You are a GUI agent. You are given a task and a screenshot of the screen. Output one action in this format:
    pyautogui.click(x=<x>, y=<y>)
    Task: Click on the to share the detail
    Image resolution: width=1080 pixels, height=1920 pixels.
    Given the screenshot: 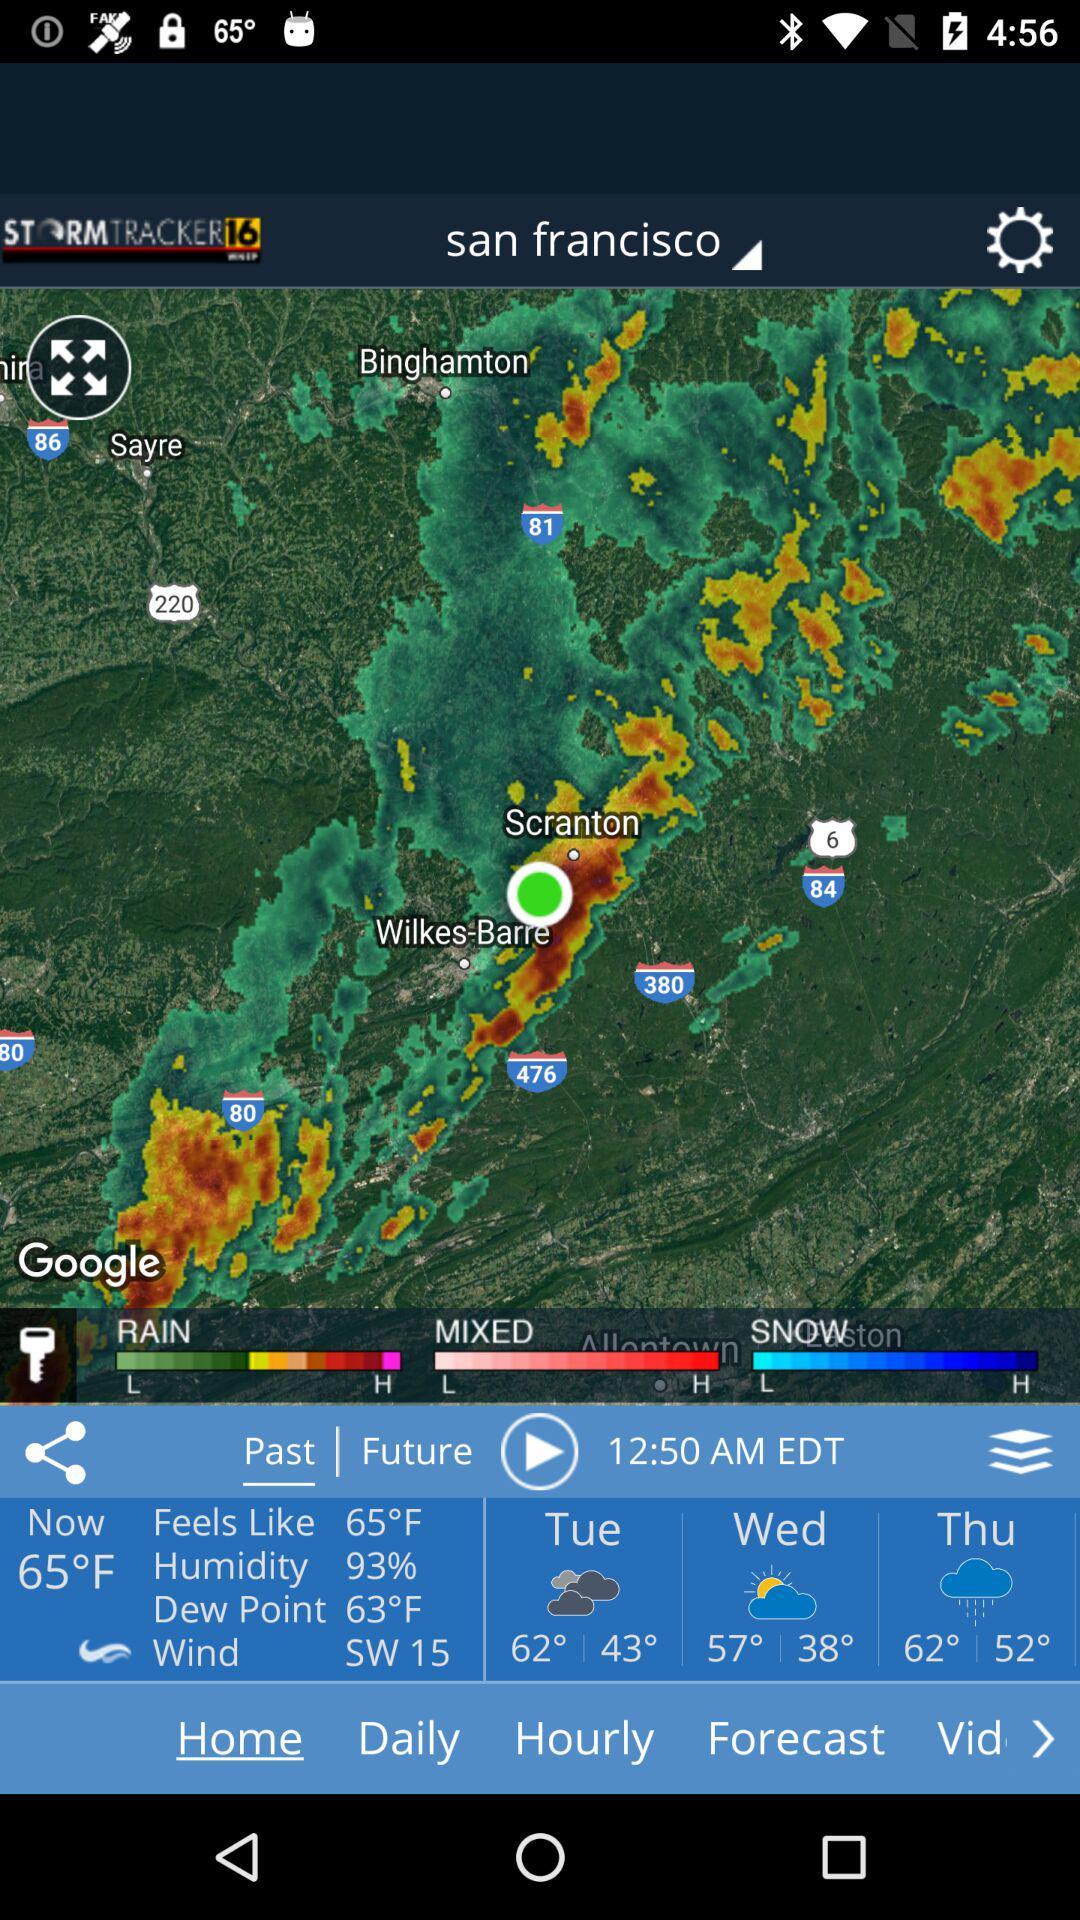 What is the action you would take?
    pyautogui.click(x=58, y=1451)
    